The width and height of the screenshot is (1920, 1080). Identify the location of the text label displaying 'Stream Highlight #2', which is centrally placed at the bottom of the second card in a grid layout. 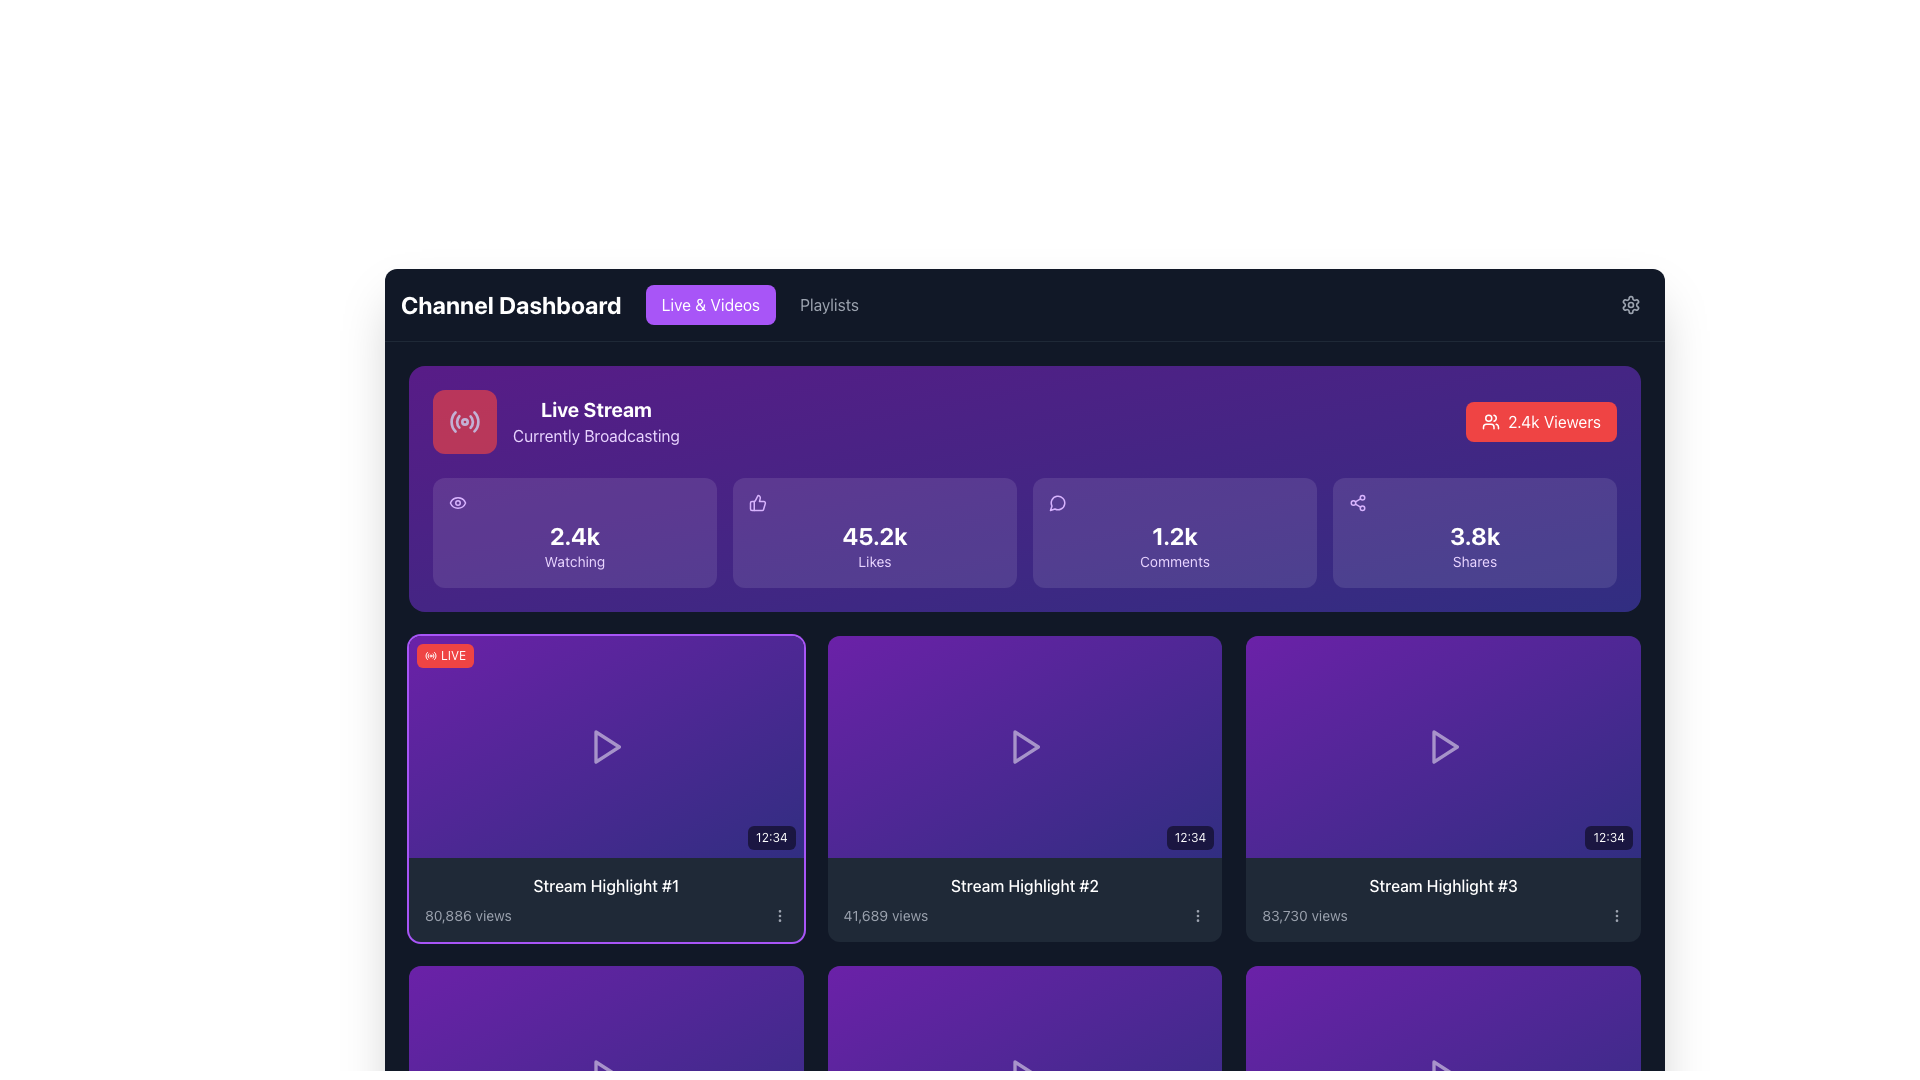
(1024, 885).